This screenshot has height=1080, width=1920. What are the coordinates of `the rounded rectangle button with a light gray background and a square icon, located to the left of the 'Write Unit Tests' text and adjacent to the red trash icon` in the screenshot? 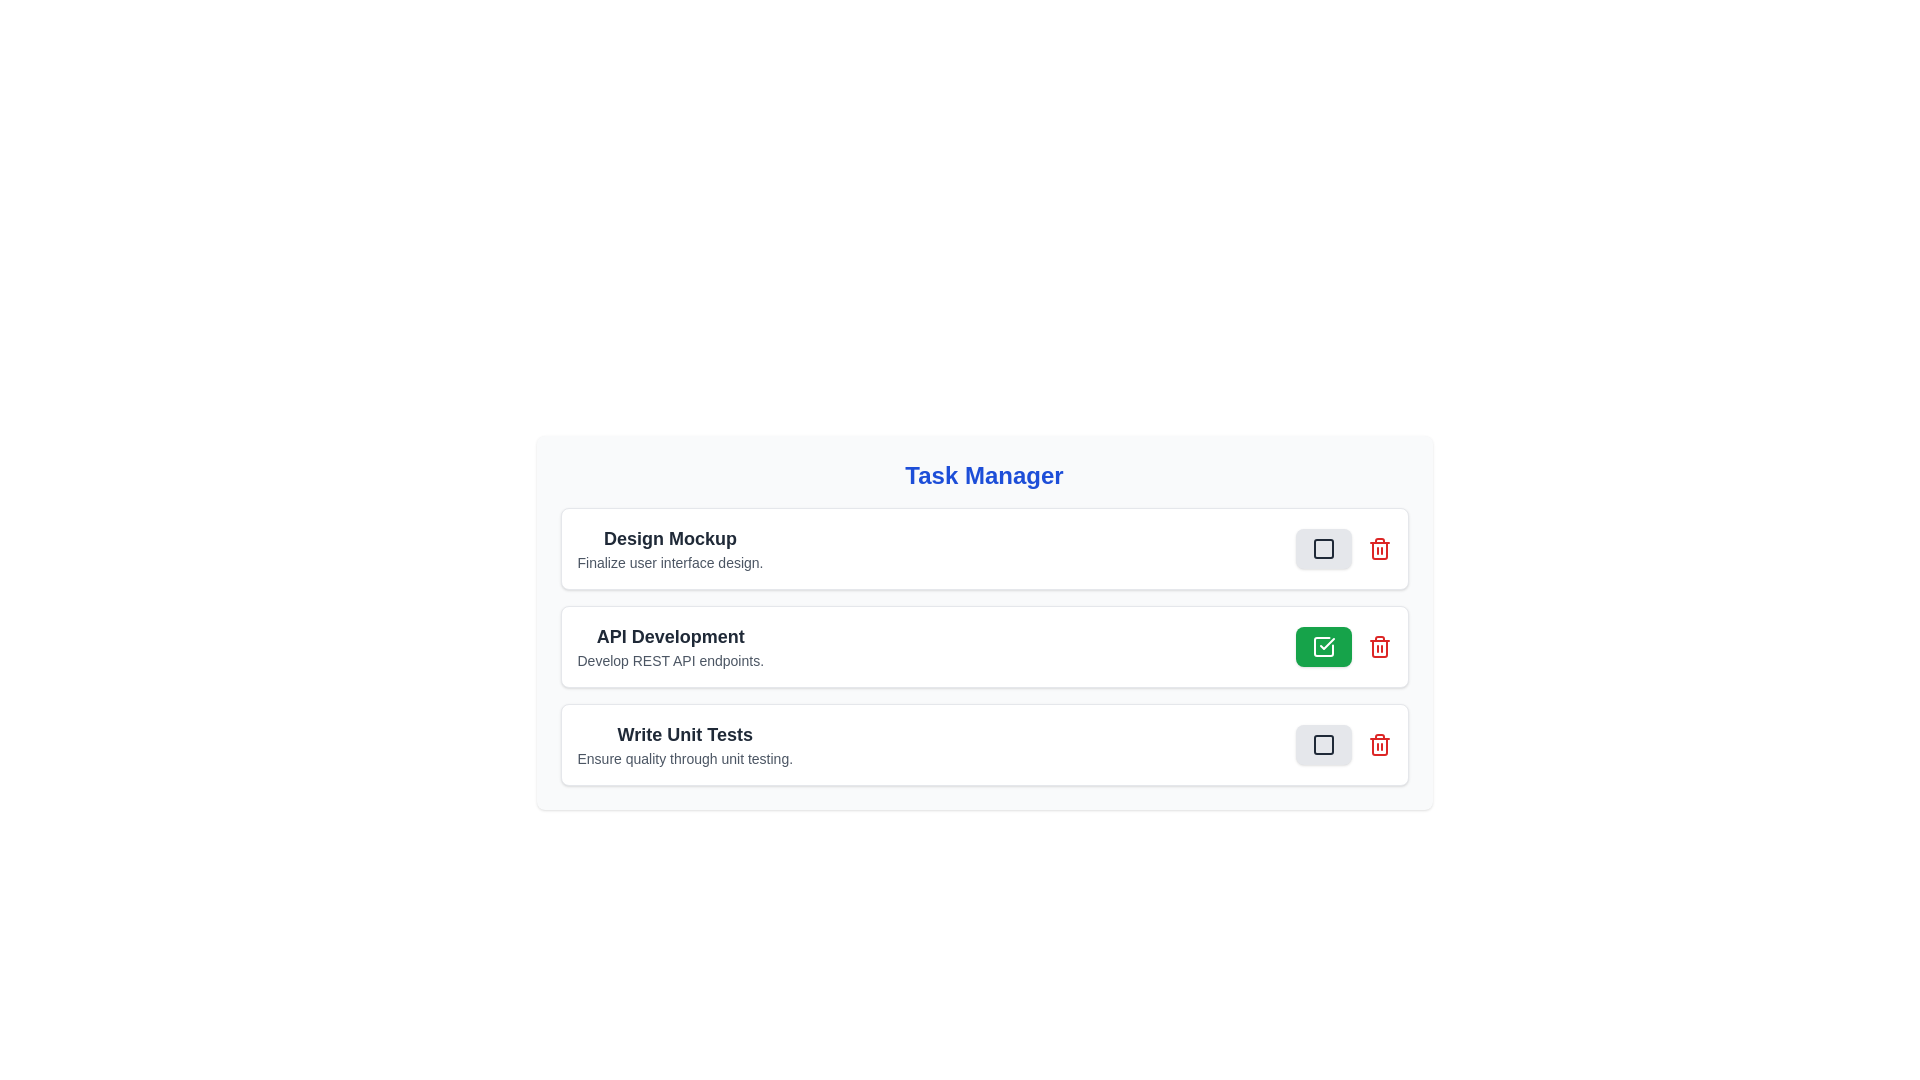 It's located at (1323, 744).